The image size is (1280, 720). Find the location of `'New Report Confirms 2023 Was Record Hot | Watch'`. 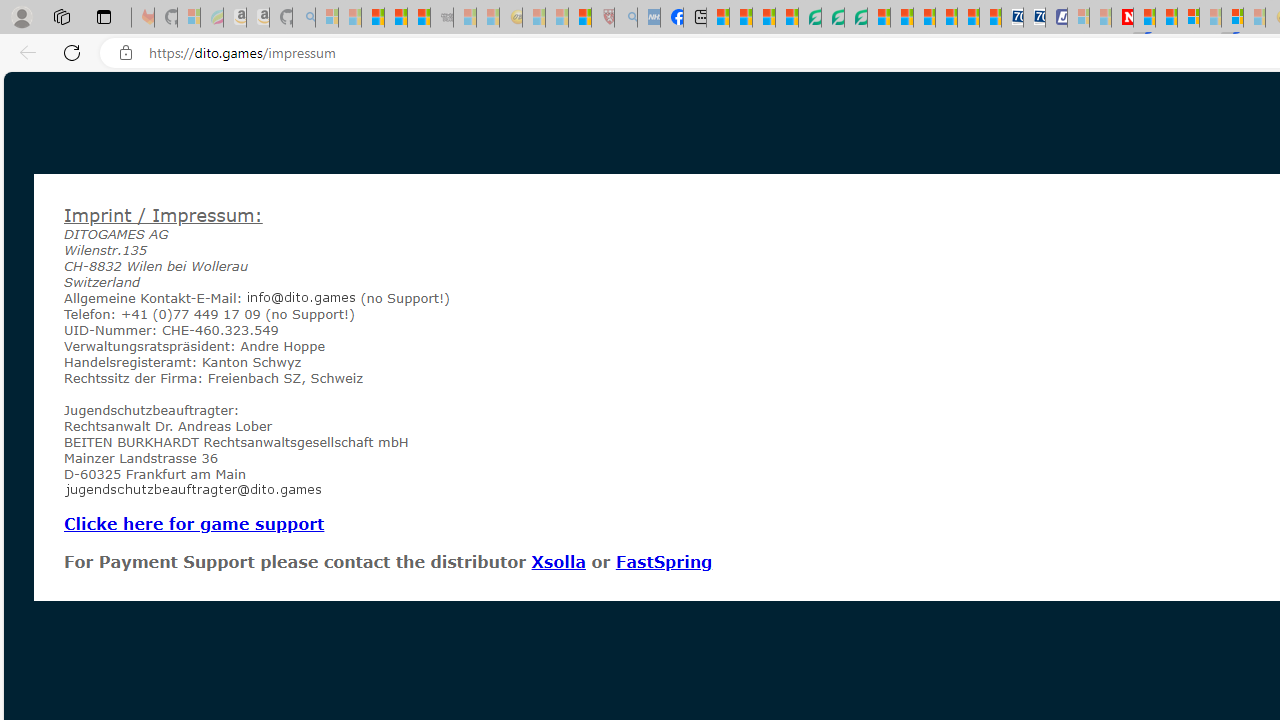

'New Report Confirms 2023 Was Record Hot | Watch' is located at coordinates (418, 17).